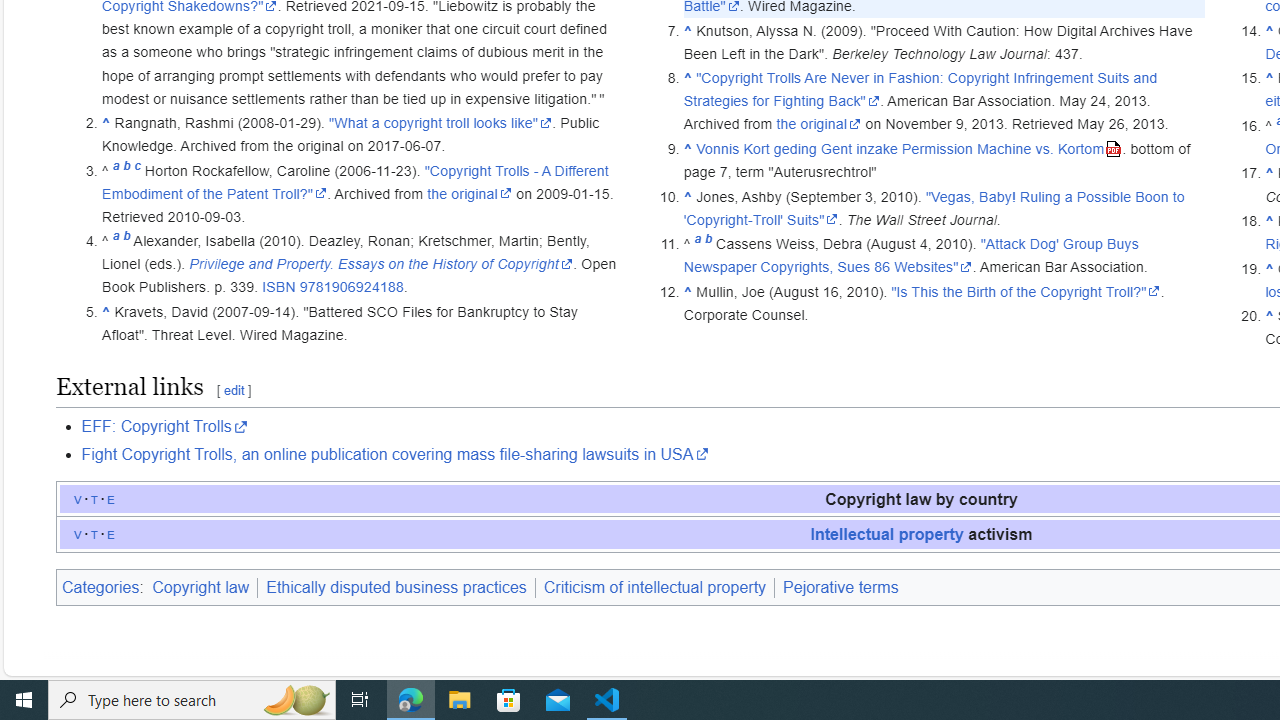 This screenshot has height=720, width=1280. I want to click on 'Copyright law', so click(203, 586).